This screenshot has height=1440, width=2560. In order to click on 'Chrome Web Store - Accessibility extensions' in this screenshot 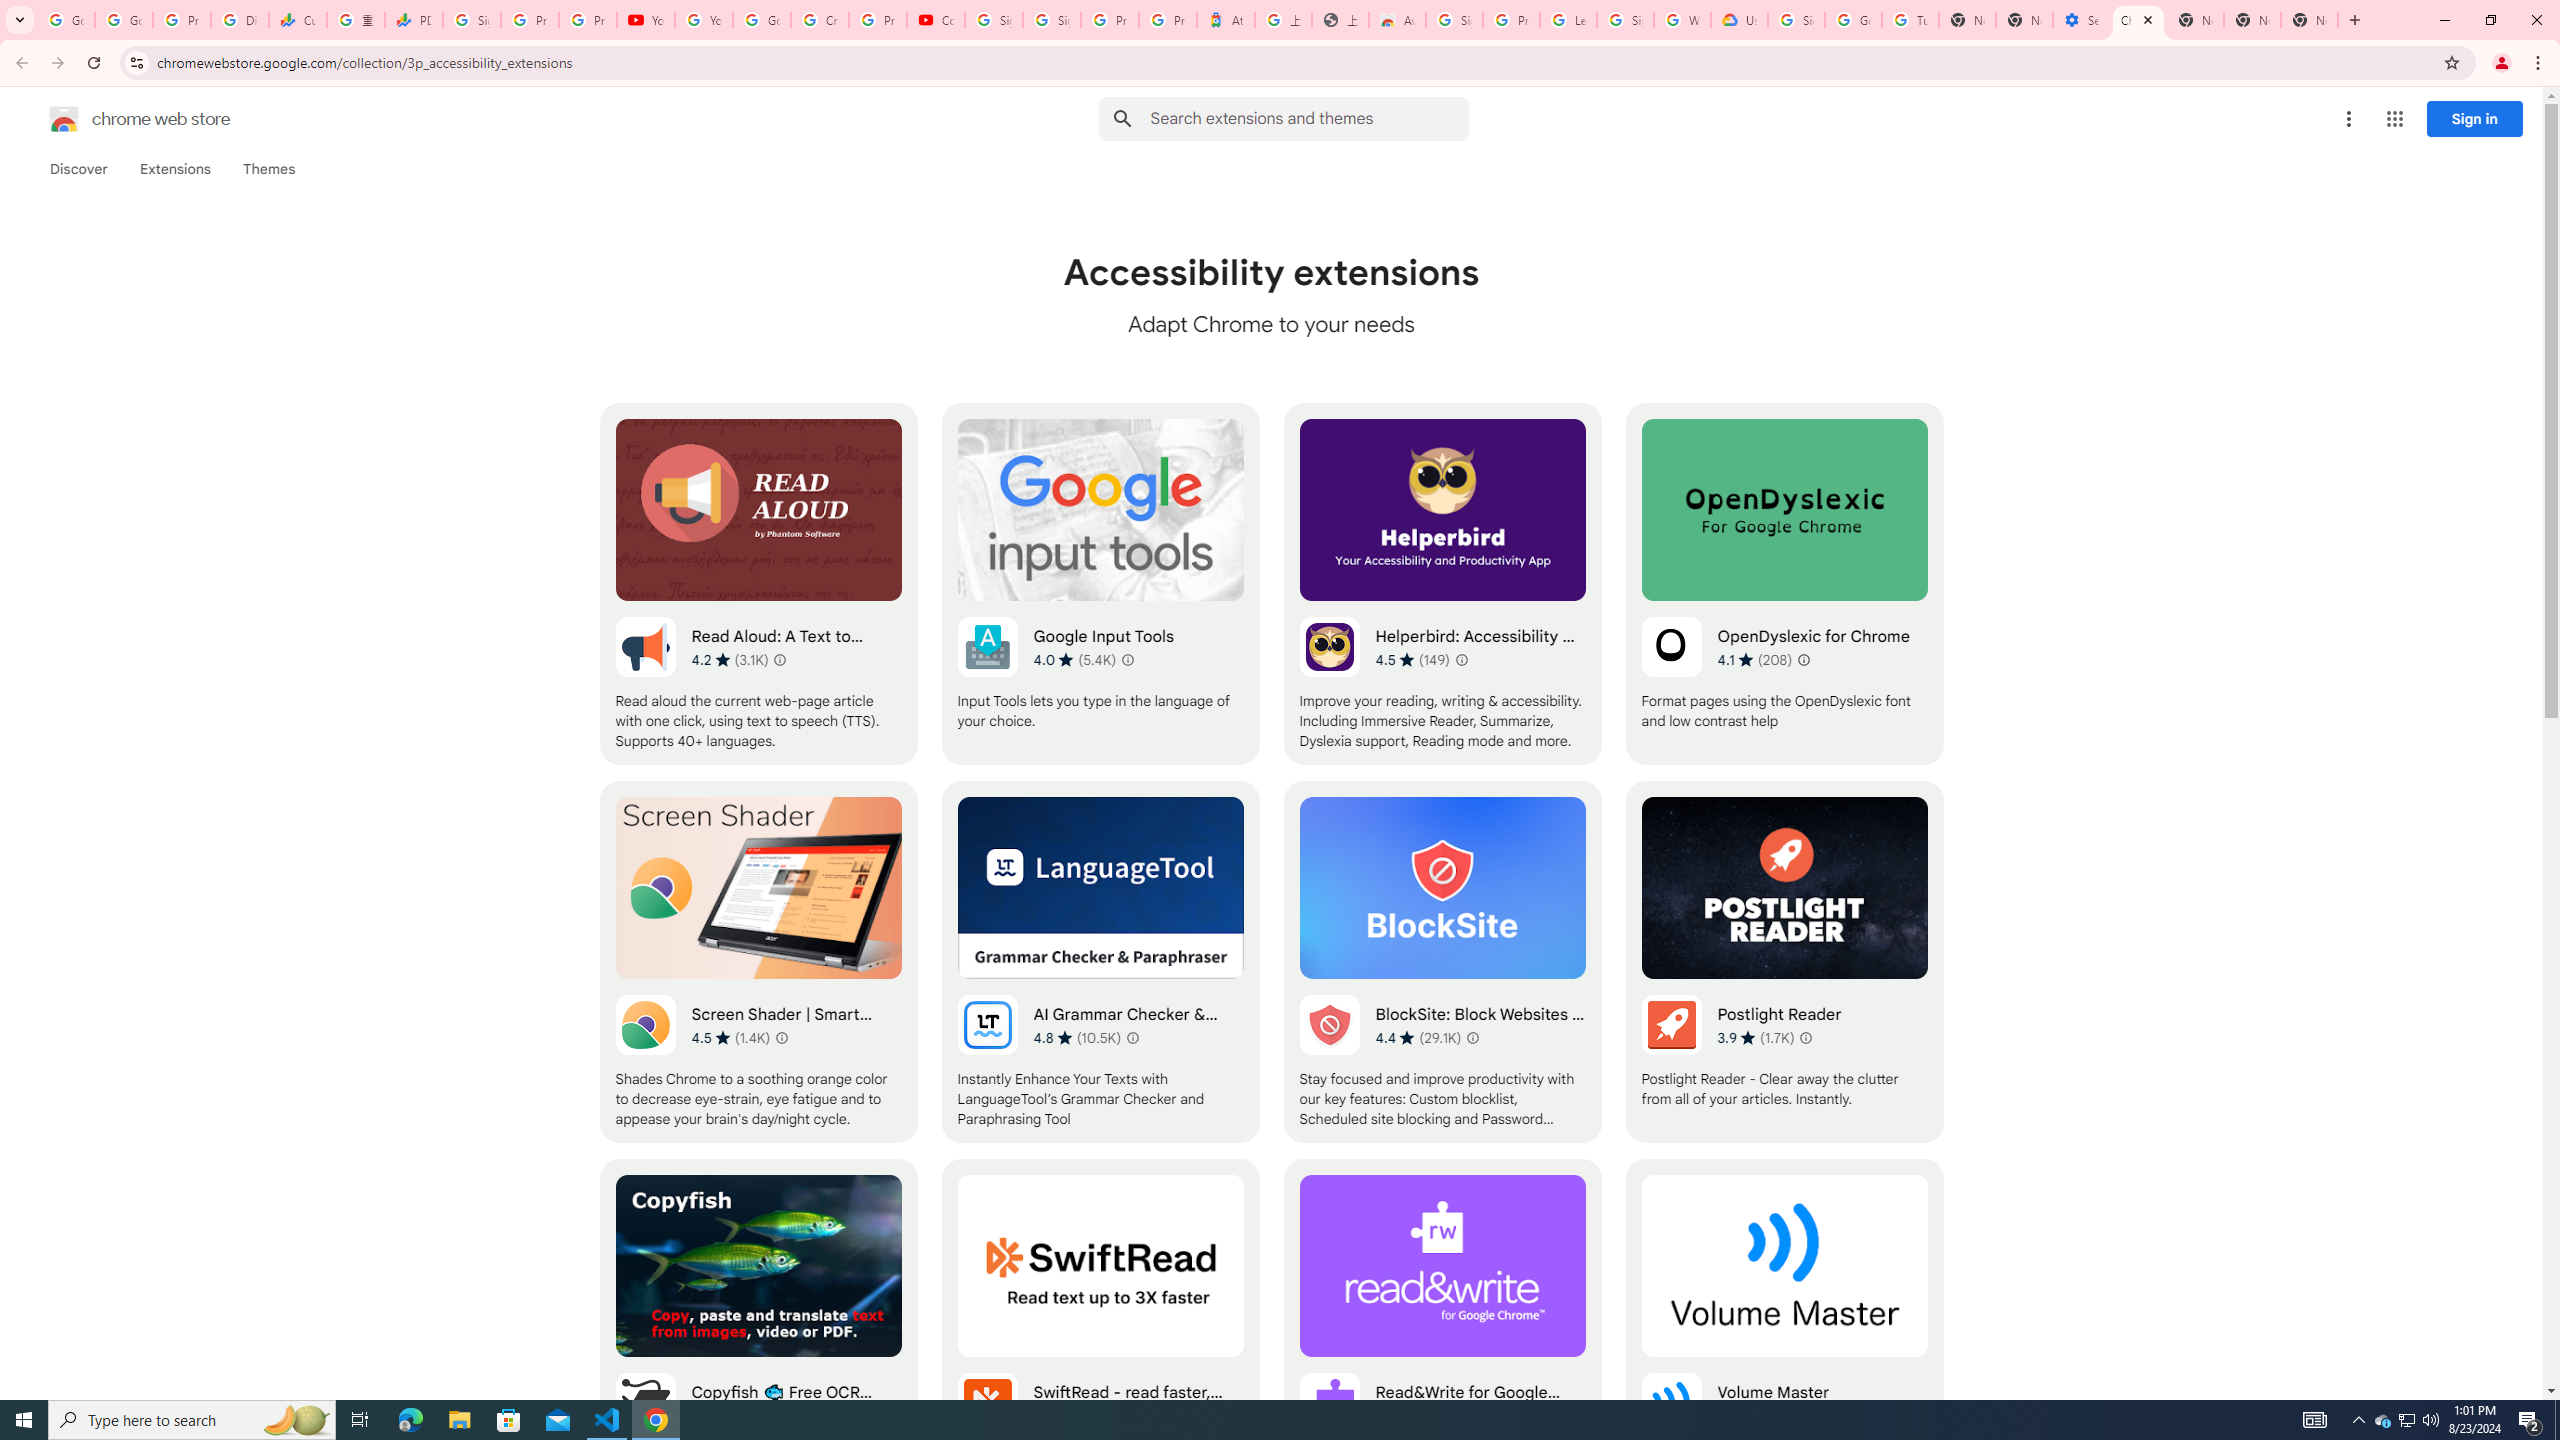, I will do `click(2137, 19)`.